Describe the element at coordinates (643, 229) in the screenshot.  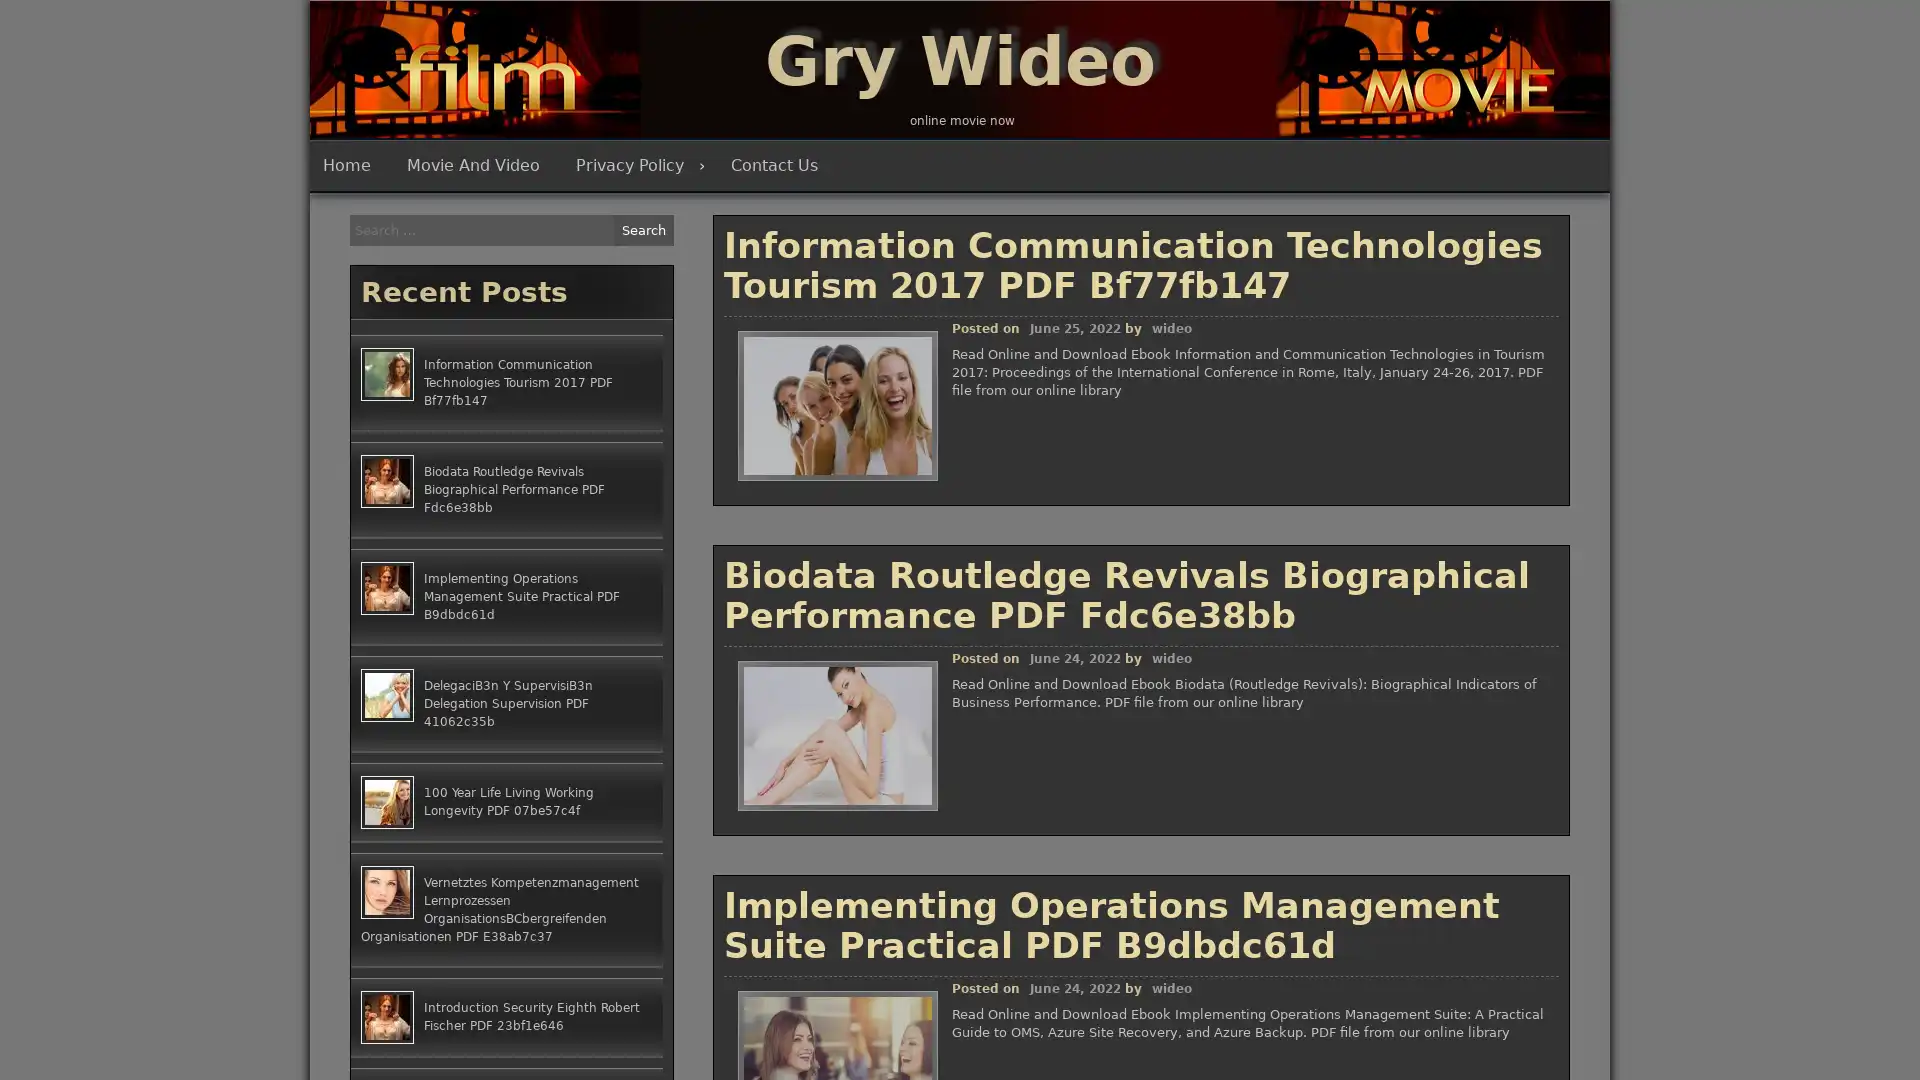
I see `Search` at that location.